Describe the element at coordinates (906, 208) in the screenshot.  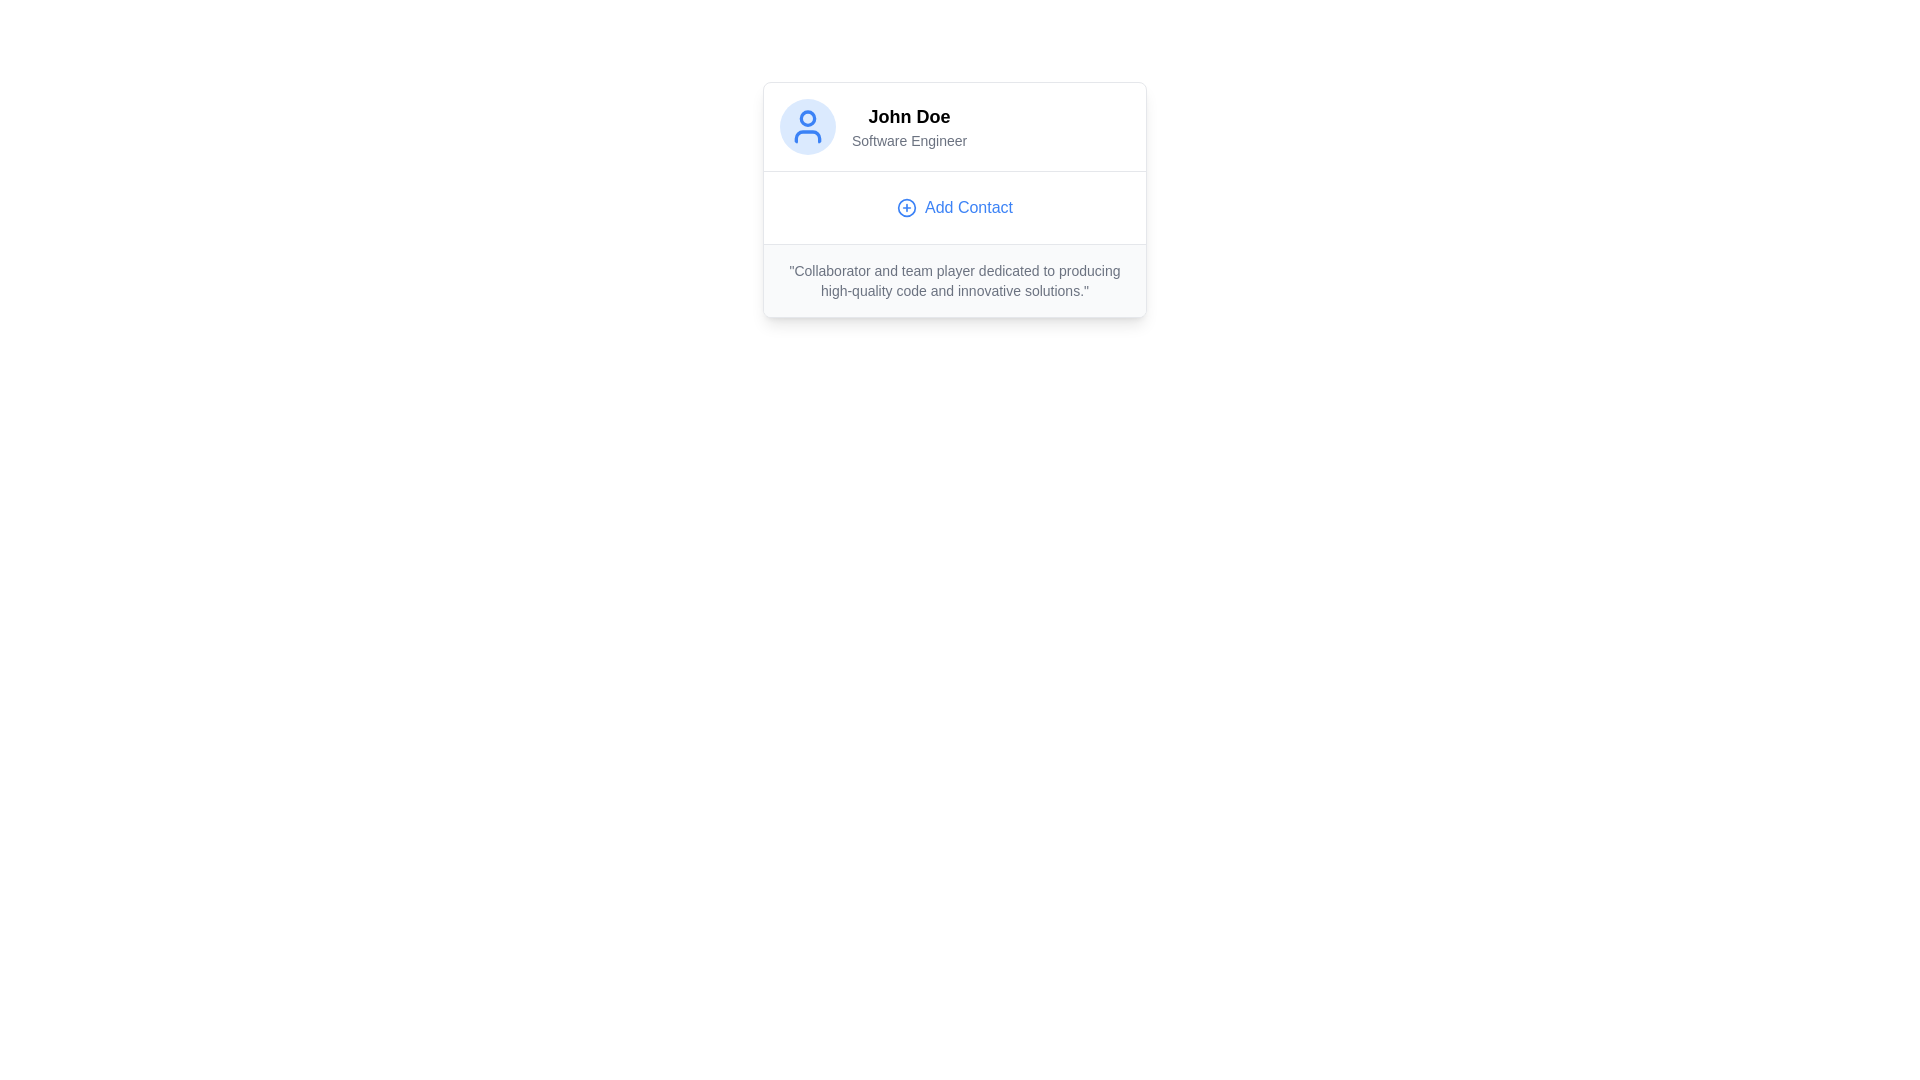
I see `the SVG Circle icon that represents the base for a '+' symbol, located to the left of the text 'Add Contact' within a card layout` at that location.